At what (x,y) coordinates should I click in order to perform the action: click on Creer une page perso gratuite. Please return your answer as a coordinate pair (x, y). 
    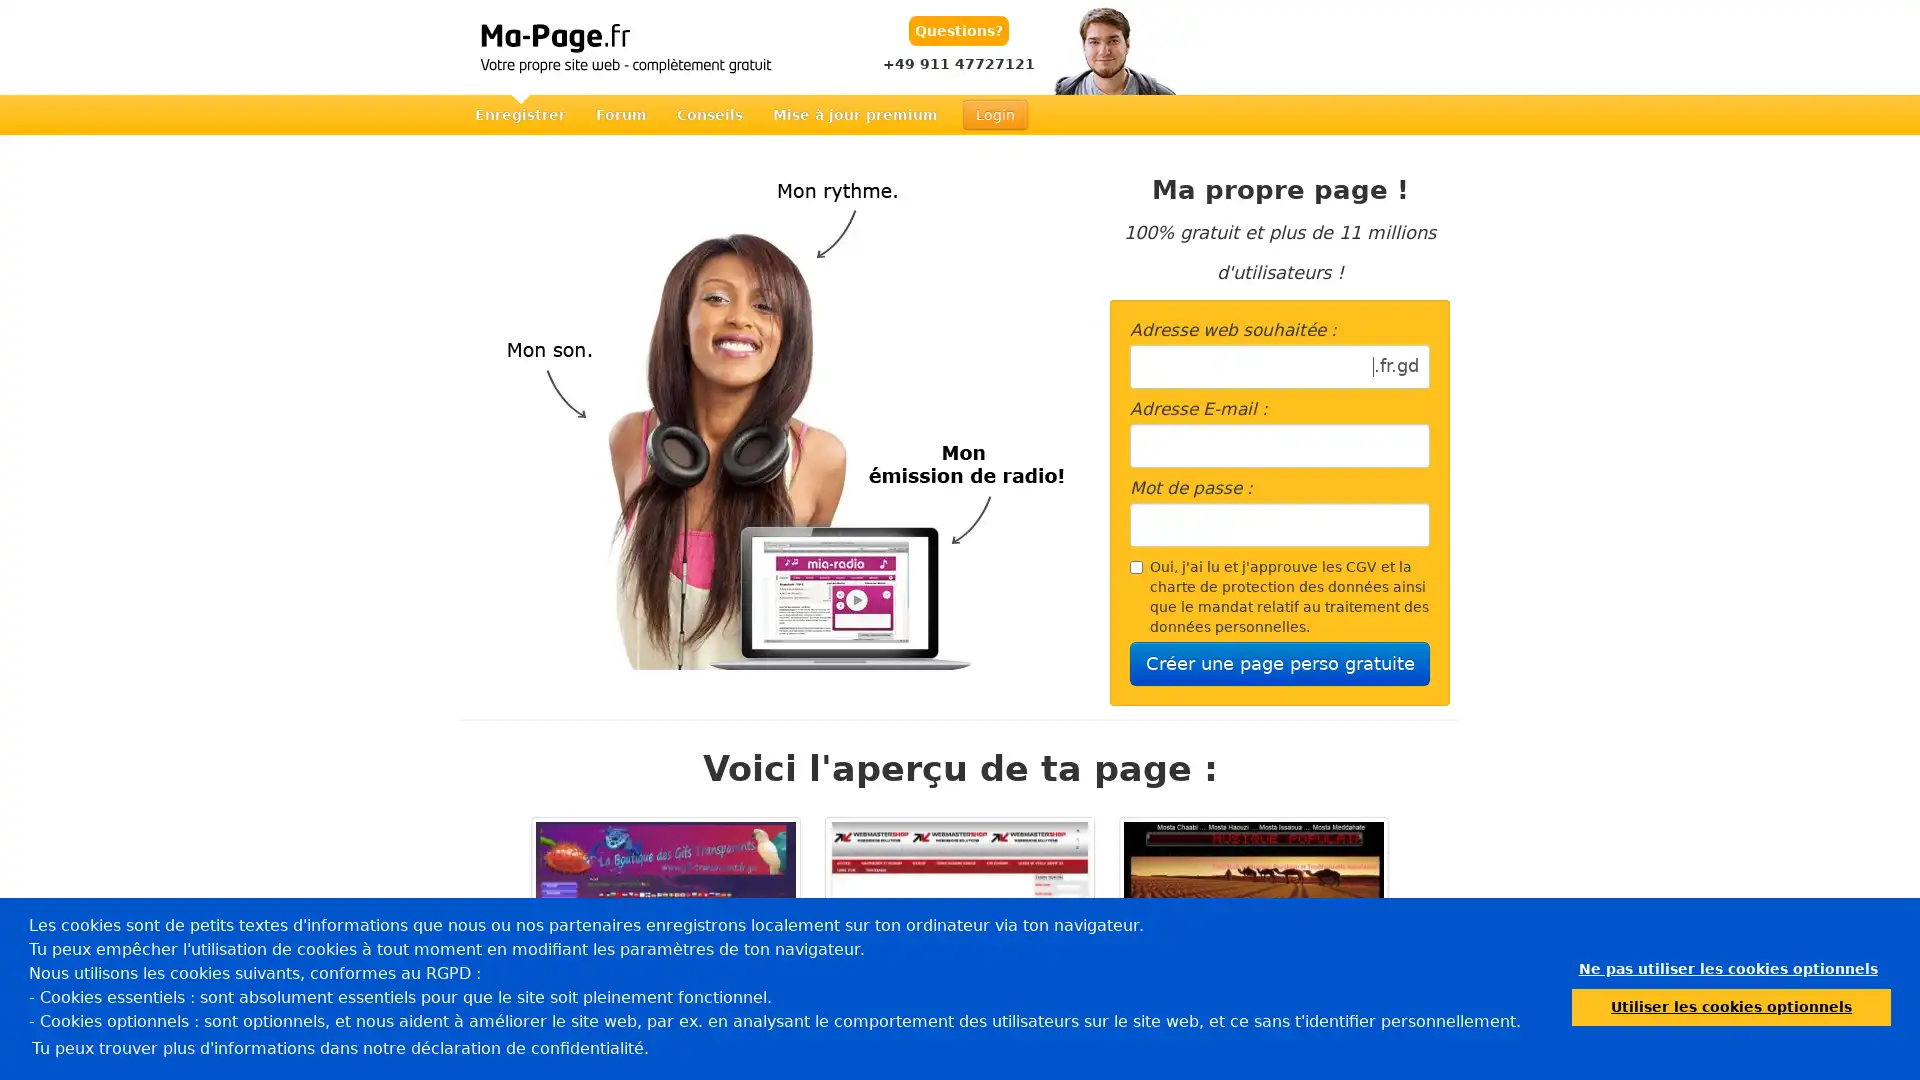
    Looking at the image, I should click on (1280, 663).